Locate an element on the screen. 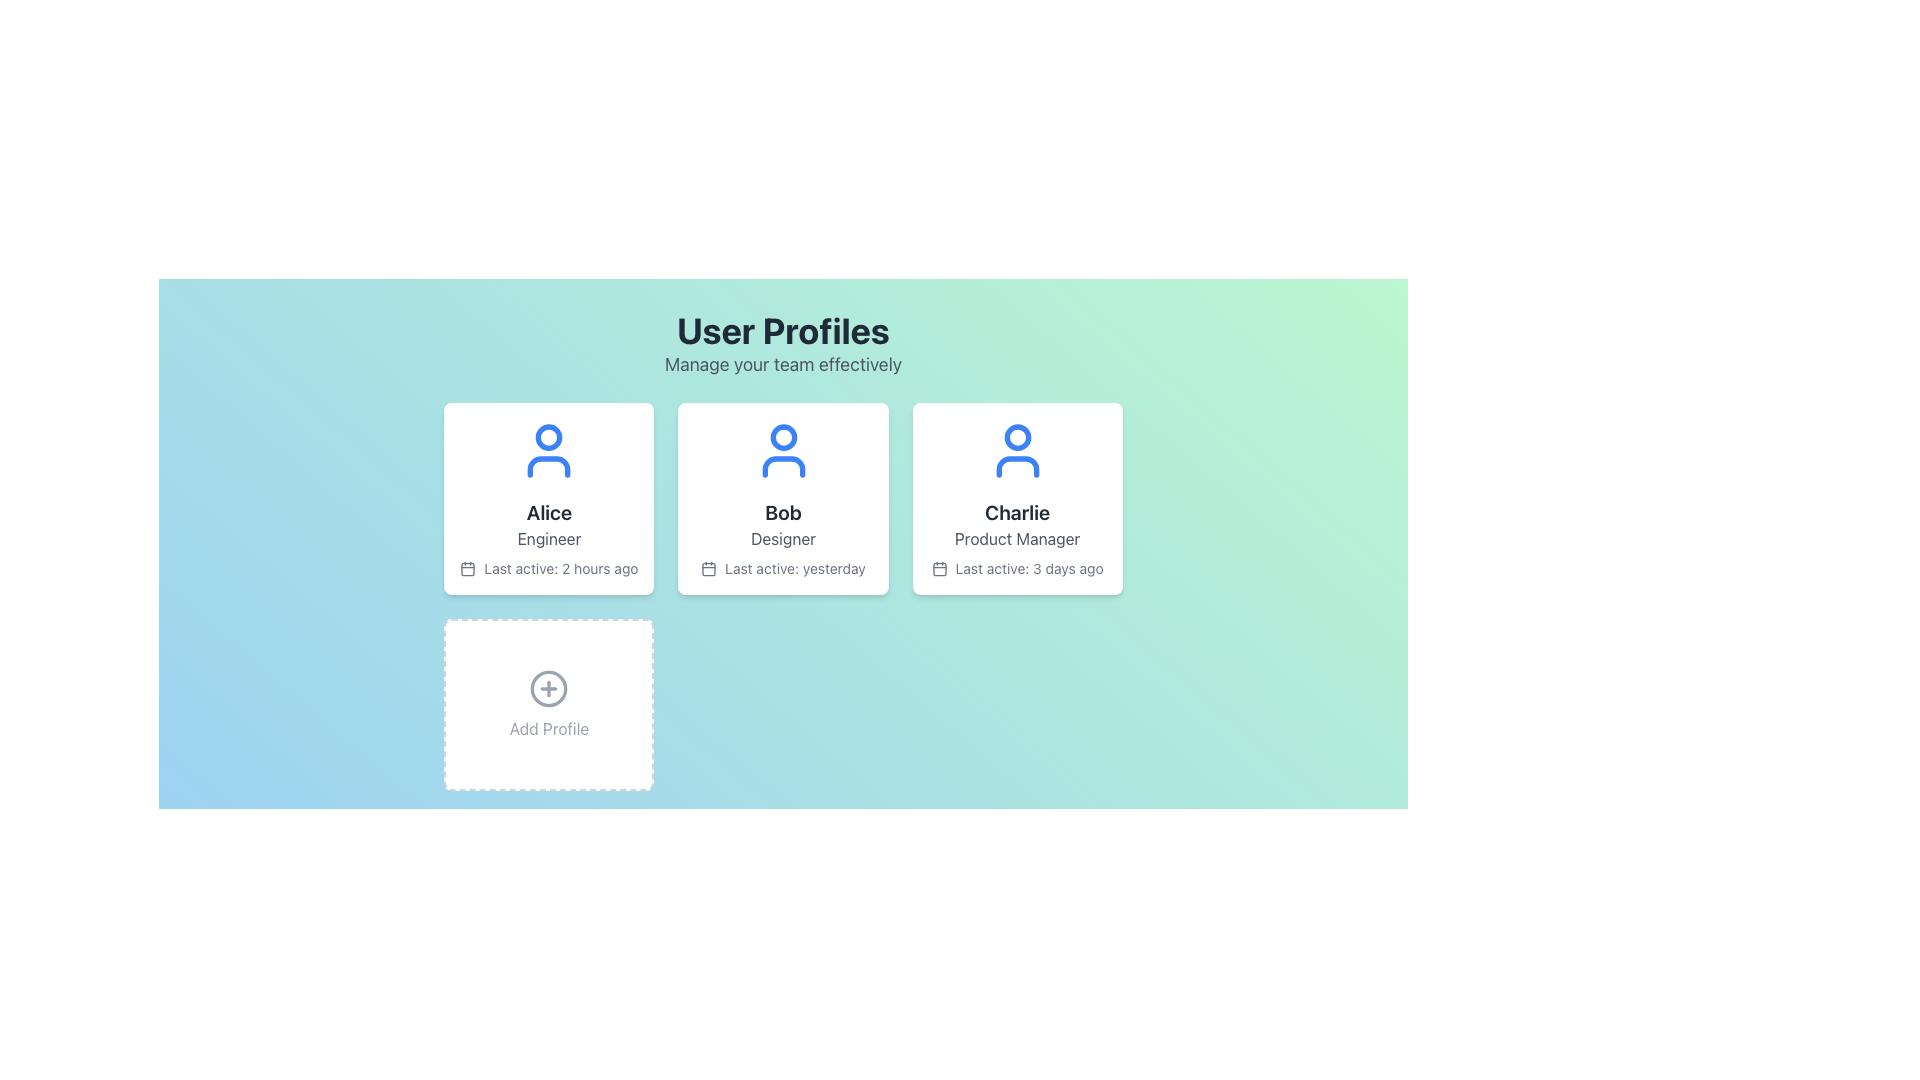 This screenshot has width=1920, height=1080. the circular head of the user profile icon for 'Charlie, Product Manager', which is the third icon from the left in the row of user profile cards is located at coordinates (1017, 436).